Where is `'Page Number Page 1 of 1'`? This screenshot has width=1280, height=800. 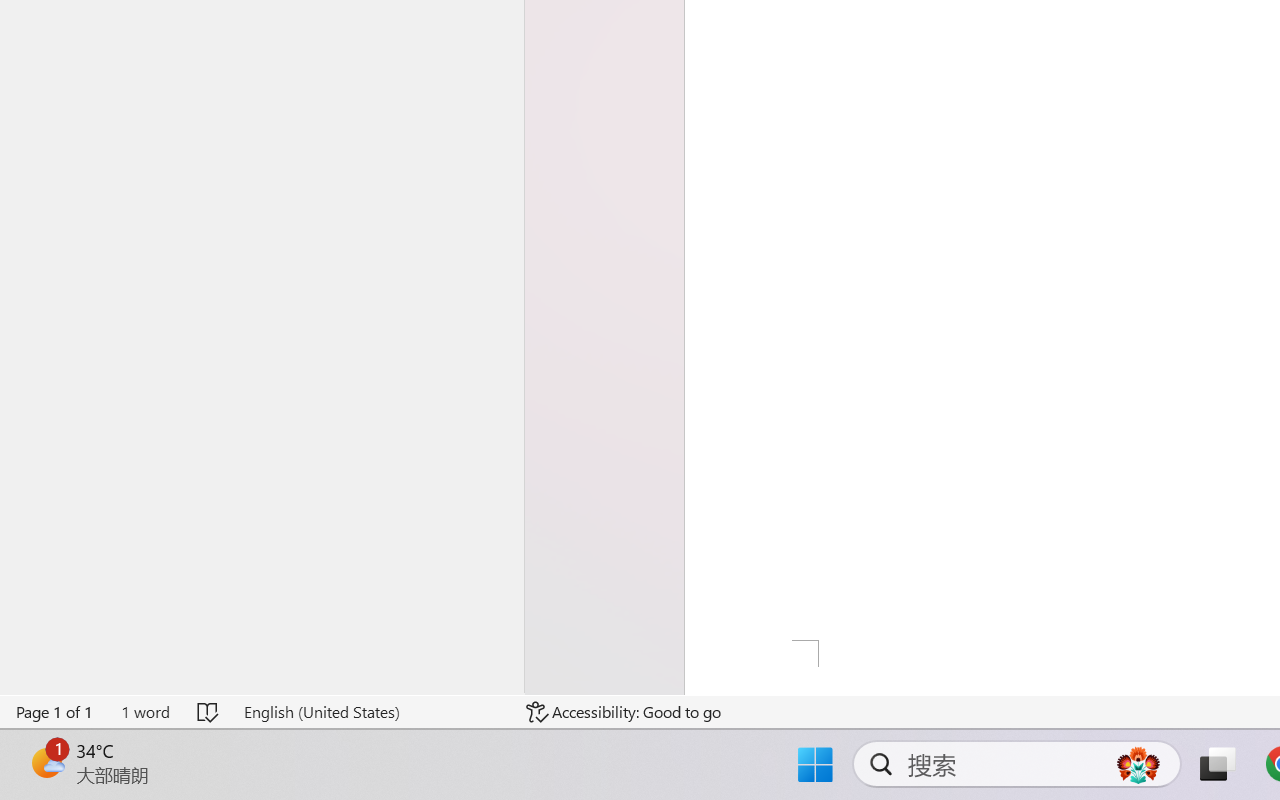 'Page Number Page 1 of 1' is located at coordinates (55, 711).